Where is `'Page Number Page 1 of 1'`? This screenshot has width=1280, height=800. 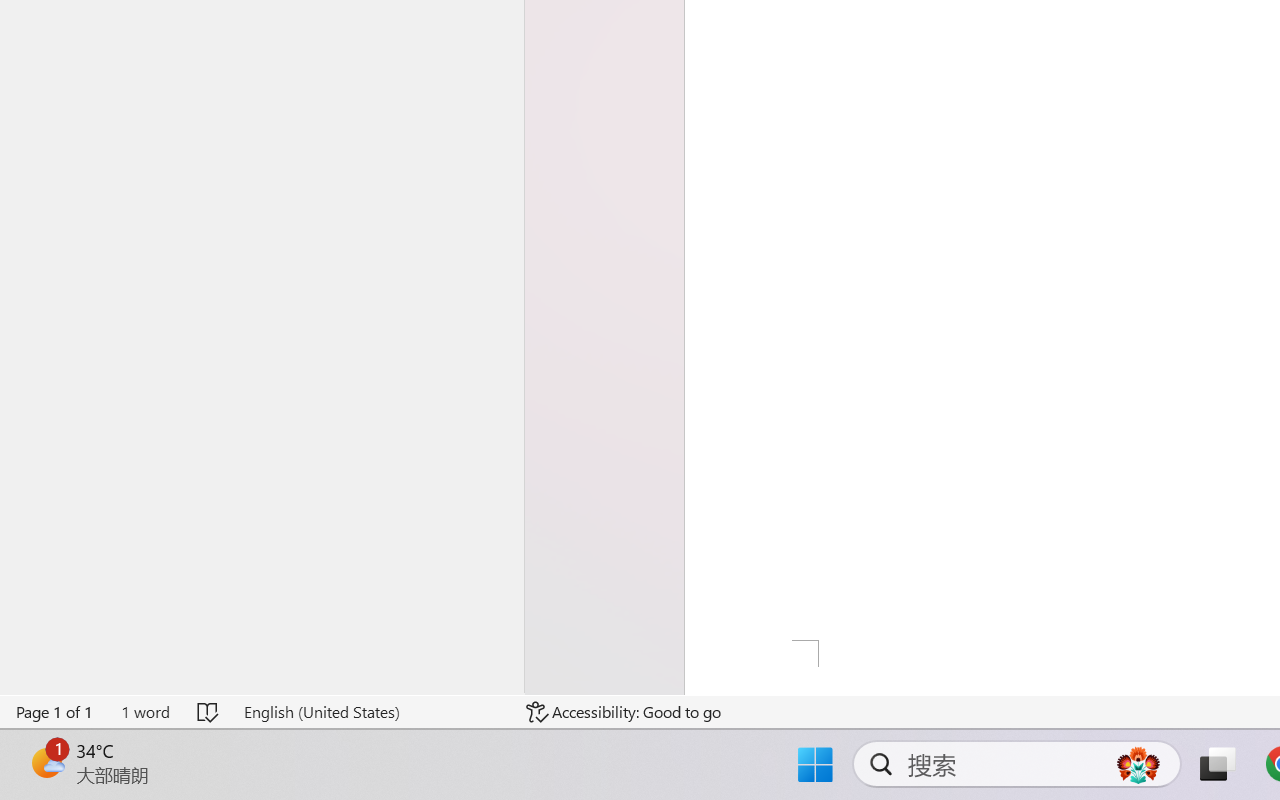 'Page Number Page 1 of 1' is located at coordinates (55, 711).